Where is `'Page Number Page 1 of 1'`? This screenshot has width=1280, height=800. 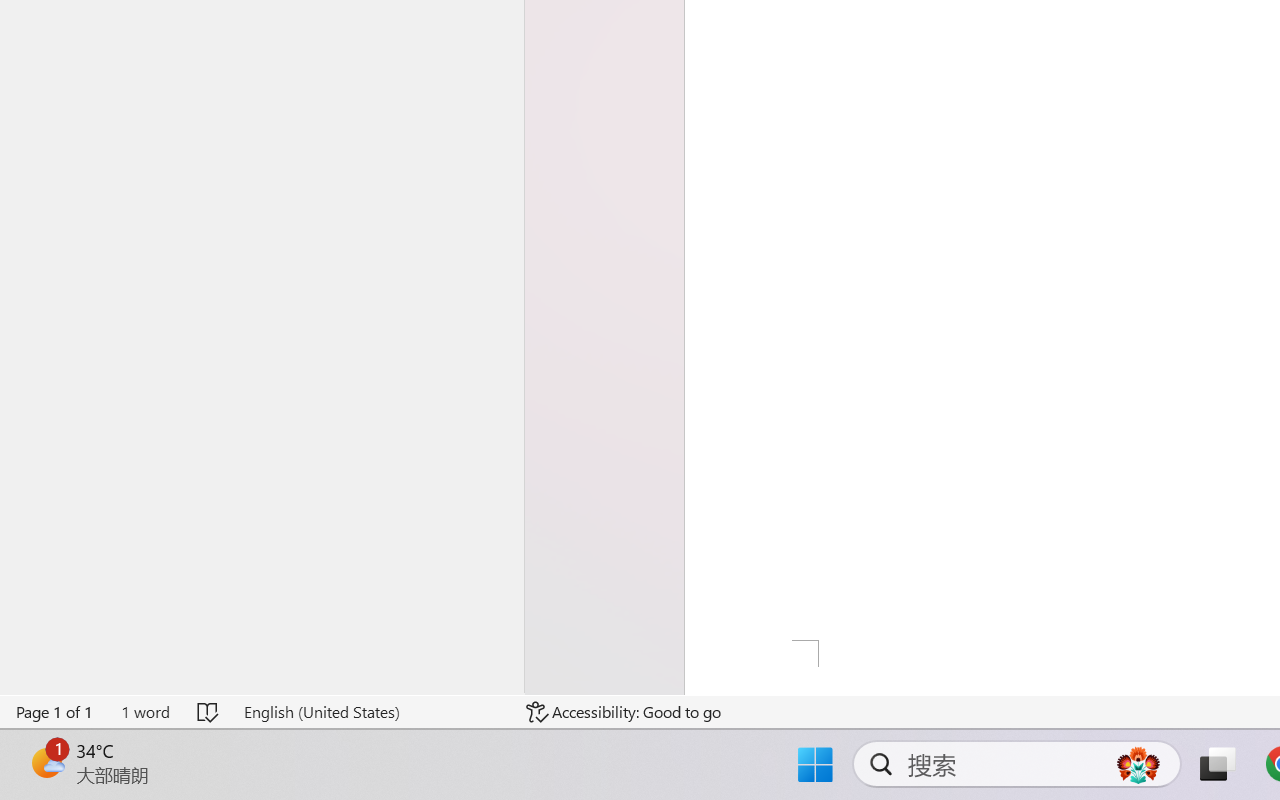 'Page Number Page 1 of 1' is located at coordinates (55, 711).